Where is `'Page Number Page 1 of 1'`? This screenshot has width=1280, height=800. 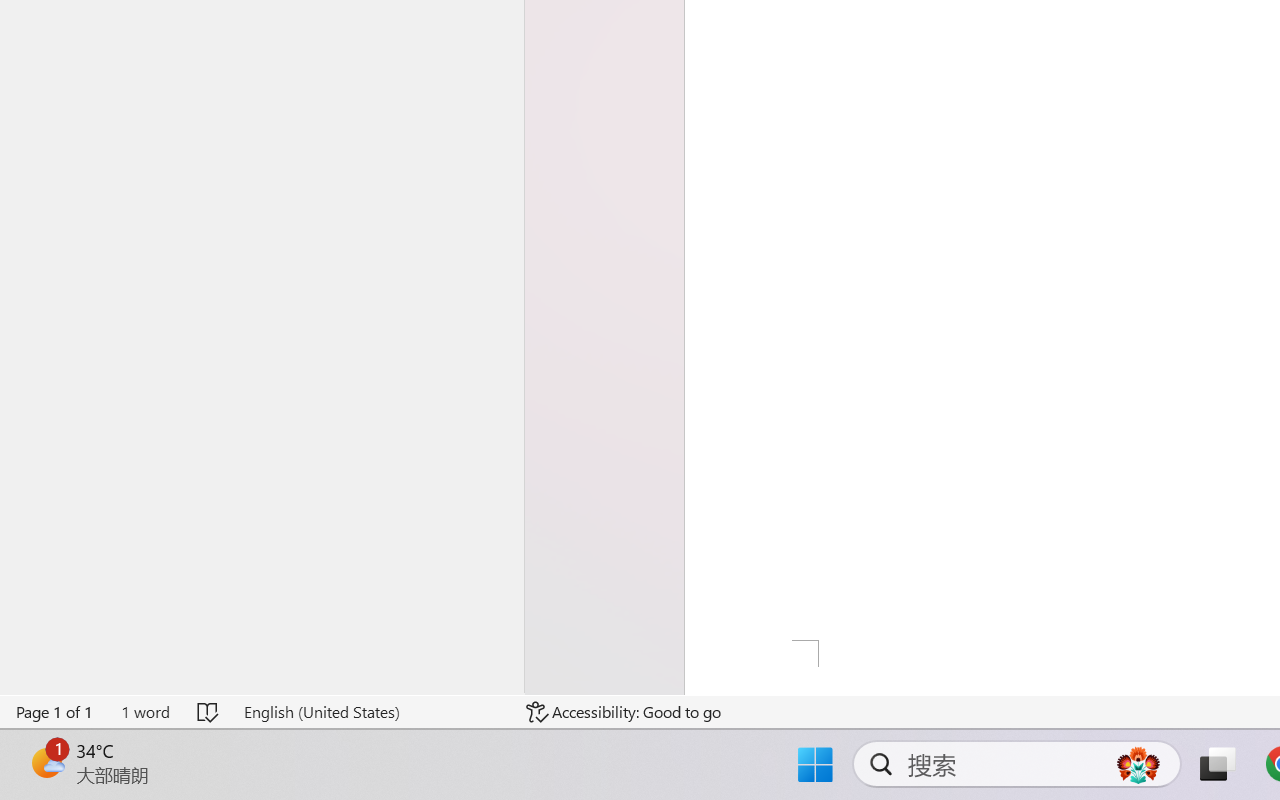 'Page Number Page 1 of 1' is located at coordinates (55, 711).